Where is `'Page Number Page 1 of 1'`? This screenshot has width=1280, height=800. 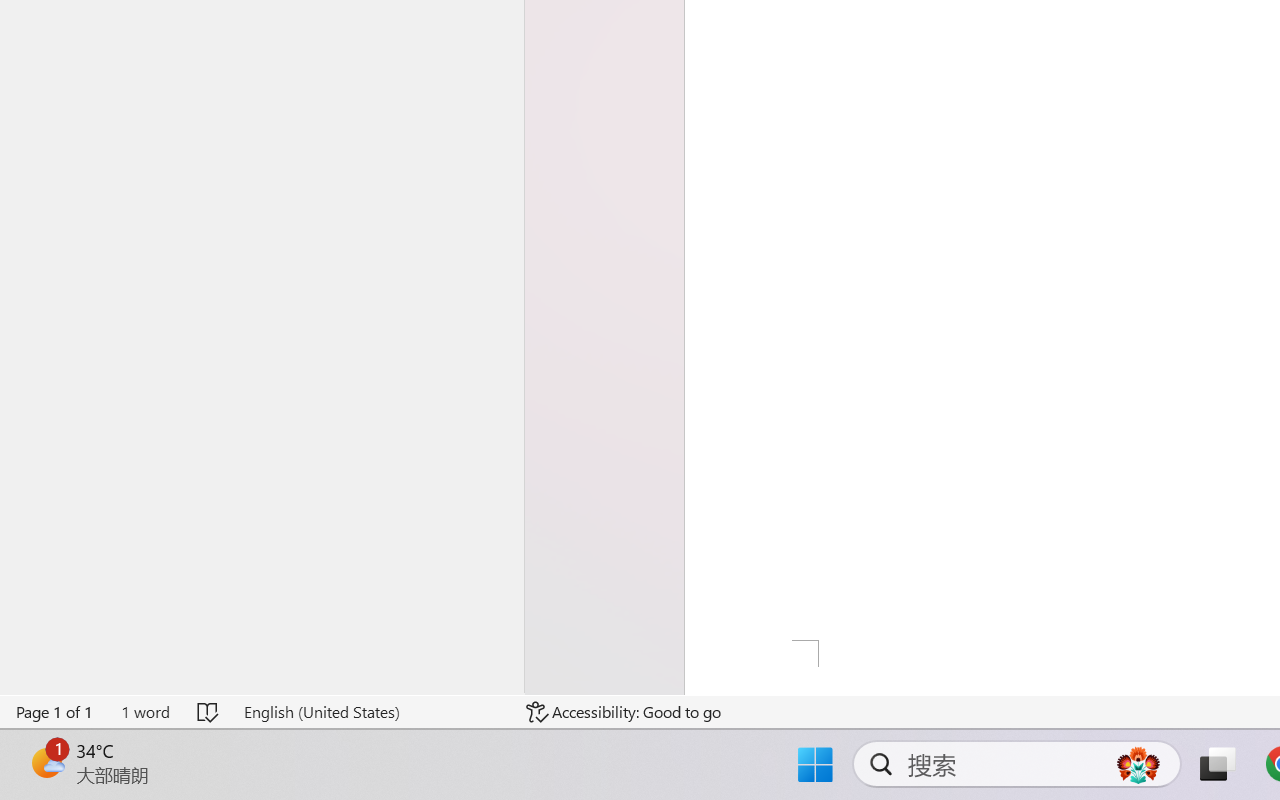 'Page Number Page 1 of 1' is located at coordinates (55, 711).